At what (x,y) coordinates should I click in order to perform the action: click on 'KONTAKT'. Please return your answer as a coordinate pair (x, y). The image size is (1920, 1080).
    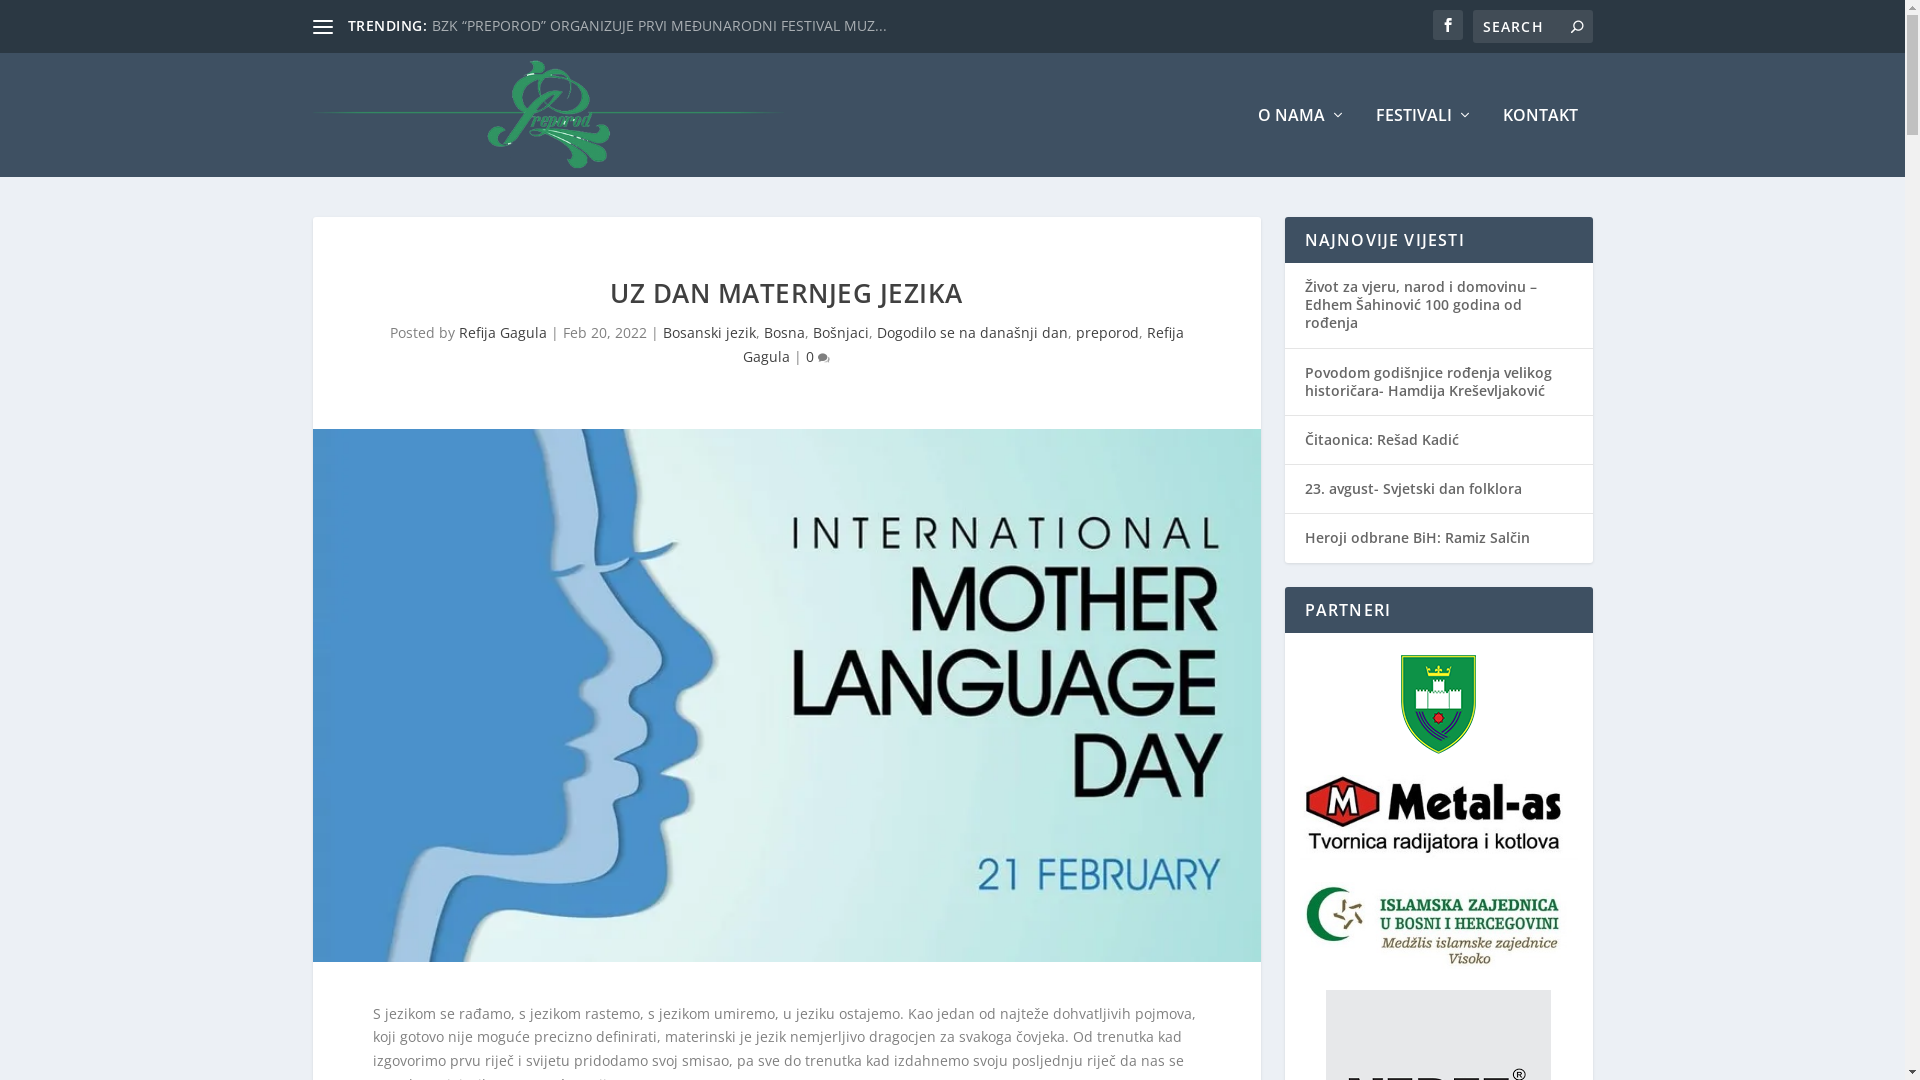
    Looking at the image, I should click on (1502, 141).